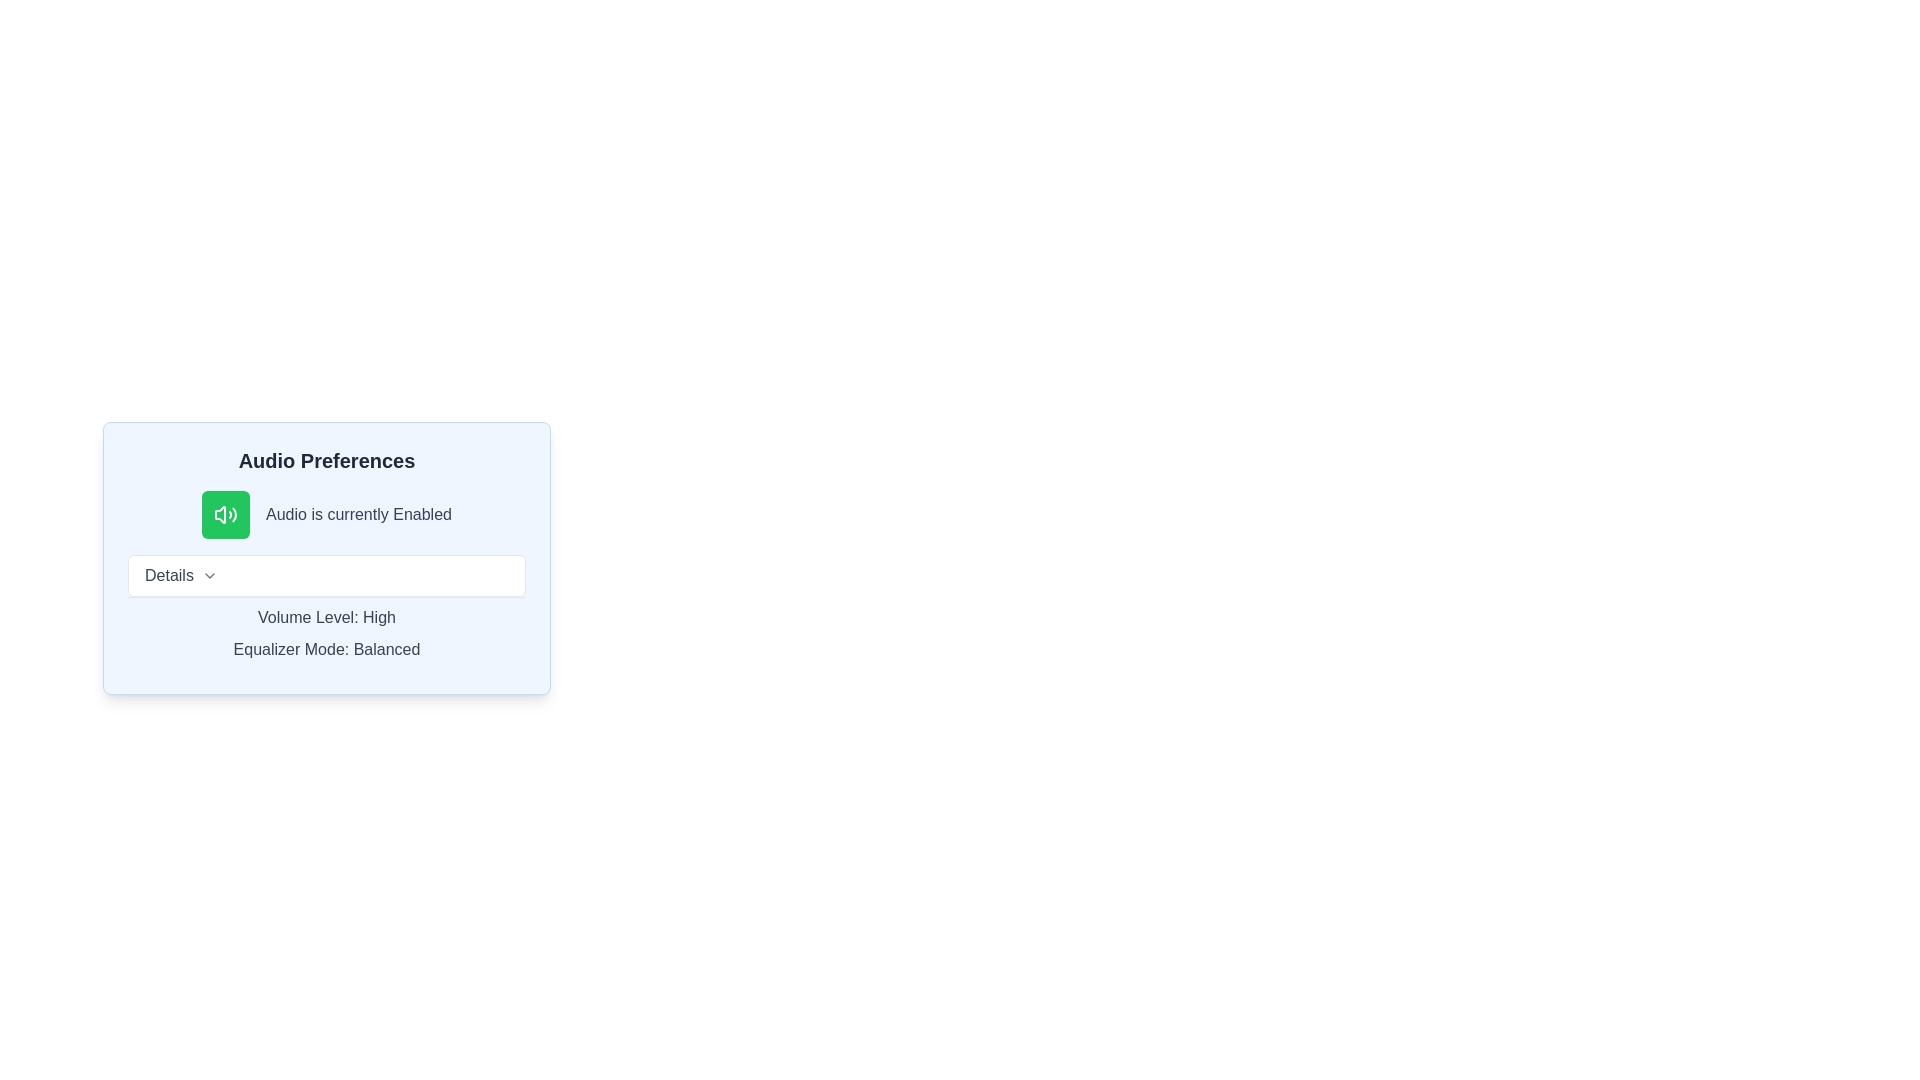 The width and height of the screenshot is (1920, 1080). I want to click on the outermost sound wave element of the speaker icon, which represents audio functionality in the Audio Preferences card, so click(234, 514).